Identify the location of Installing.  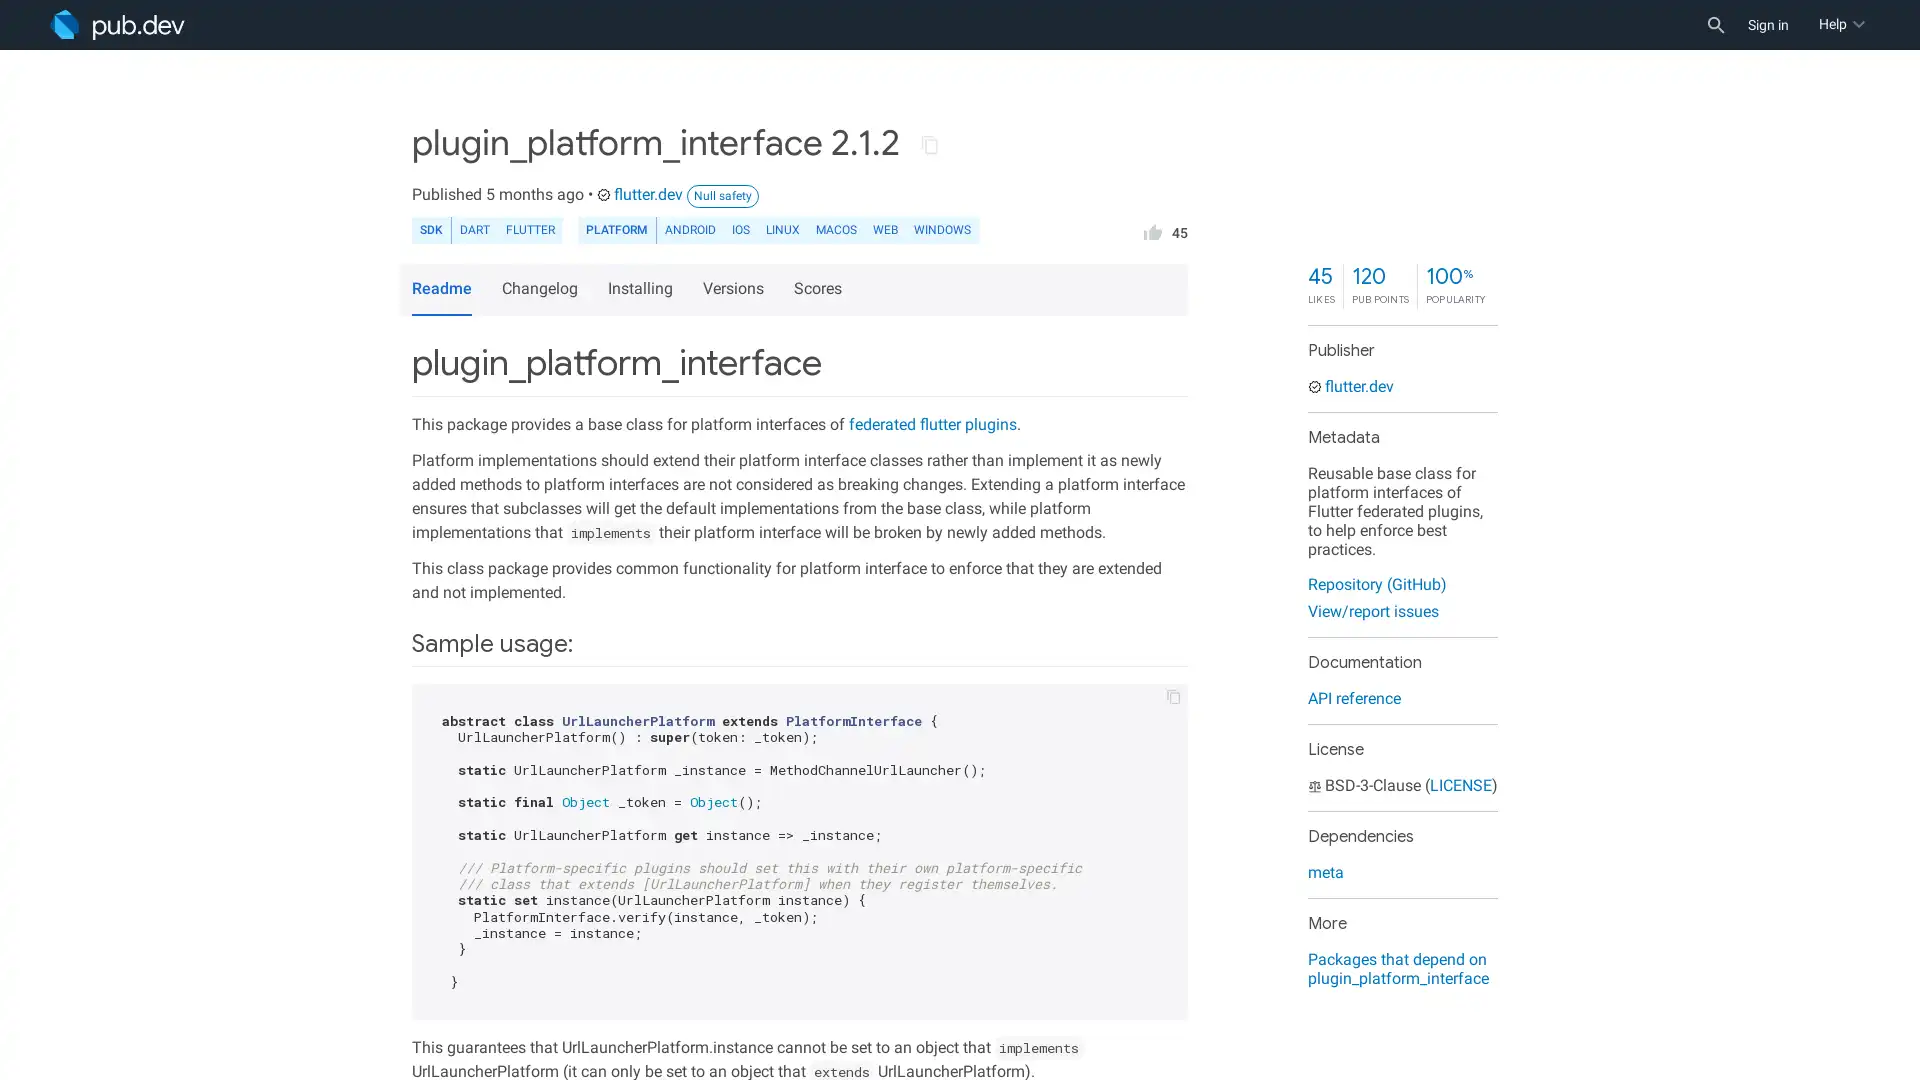
(643, 289).